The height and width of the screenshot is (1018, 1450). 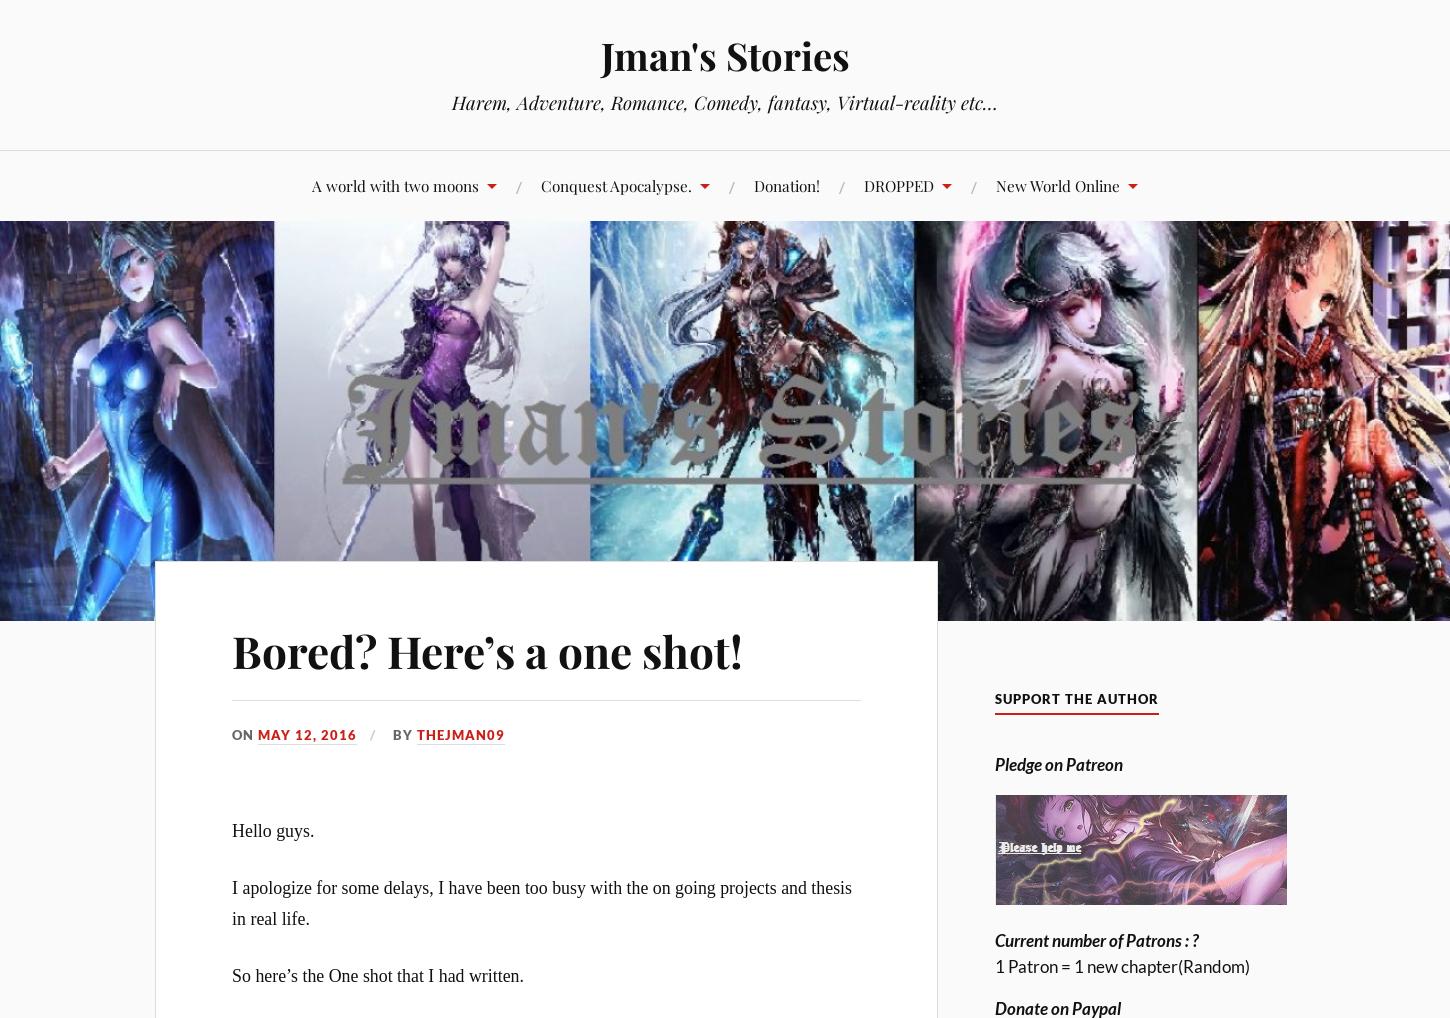 I want to click on 'Pledge on Patreon', so click(x=1058, y=764).